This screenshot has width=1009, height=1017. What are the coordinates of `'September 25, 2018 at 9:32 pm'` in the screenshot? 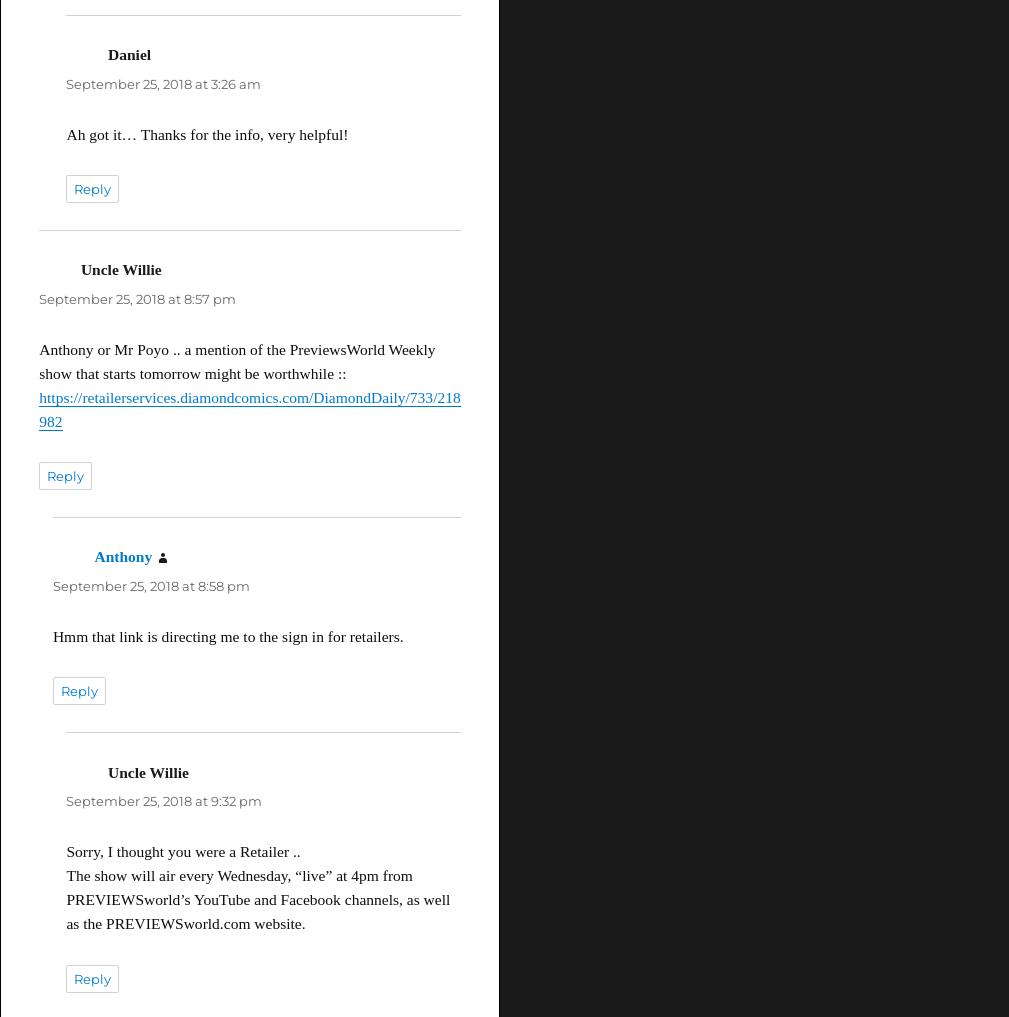 It's located at (162, 799).